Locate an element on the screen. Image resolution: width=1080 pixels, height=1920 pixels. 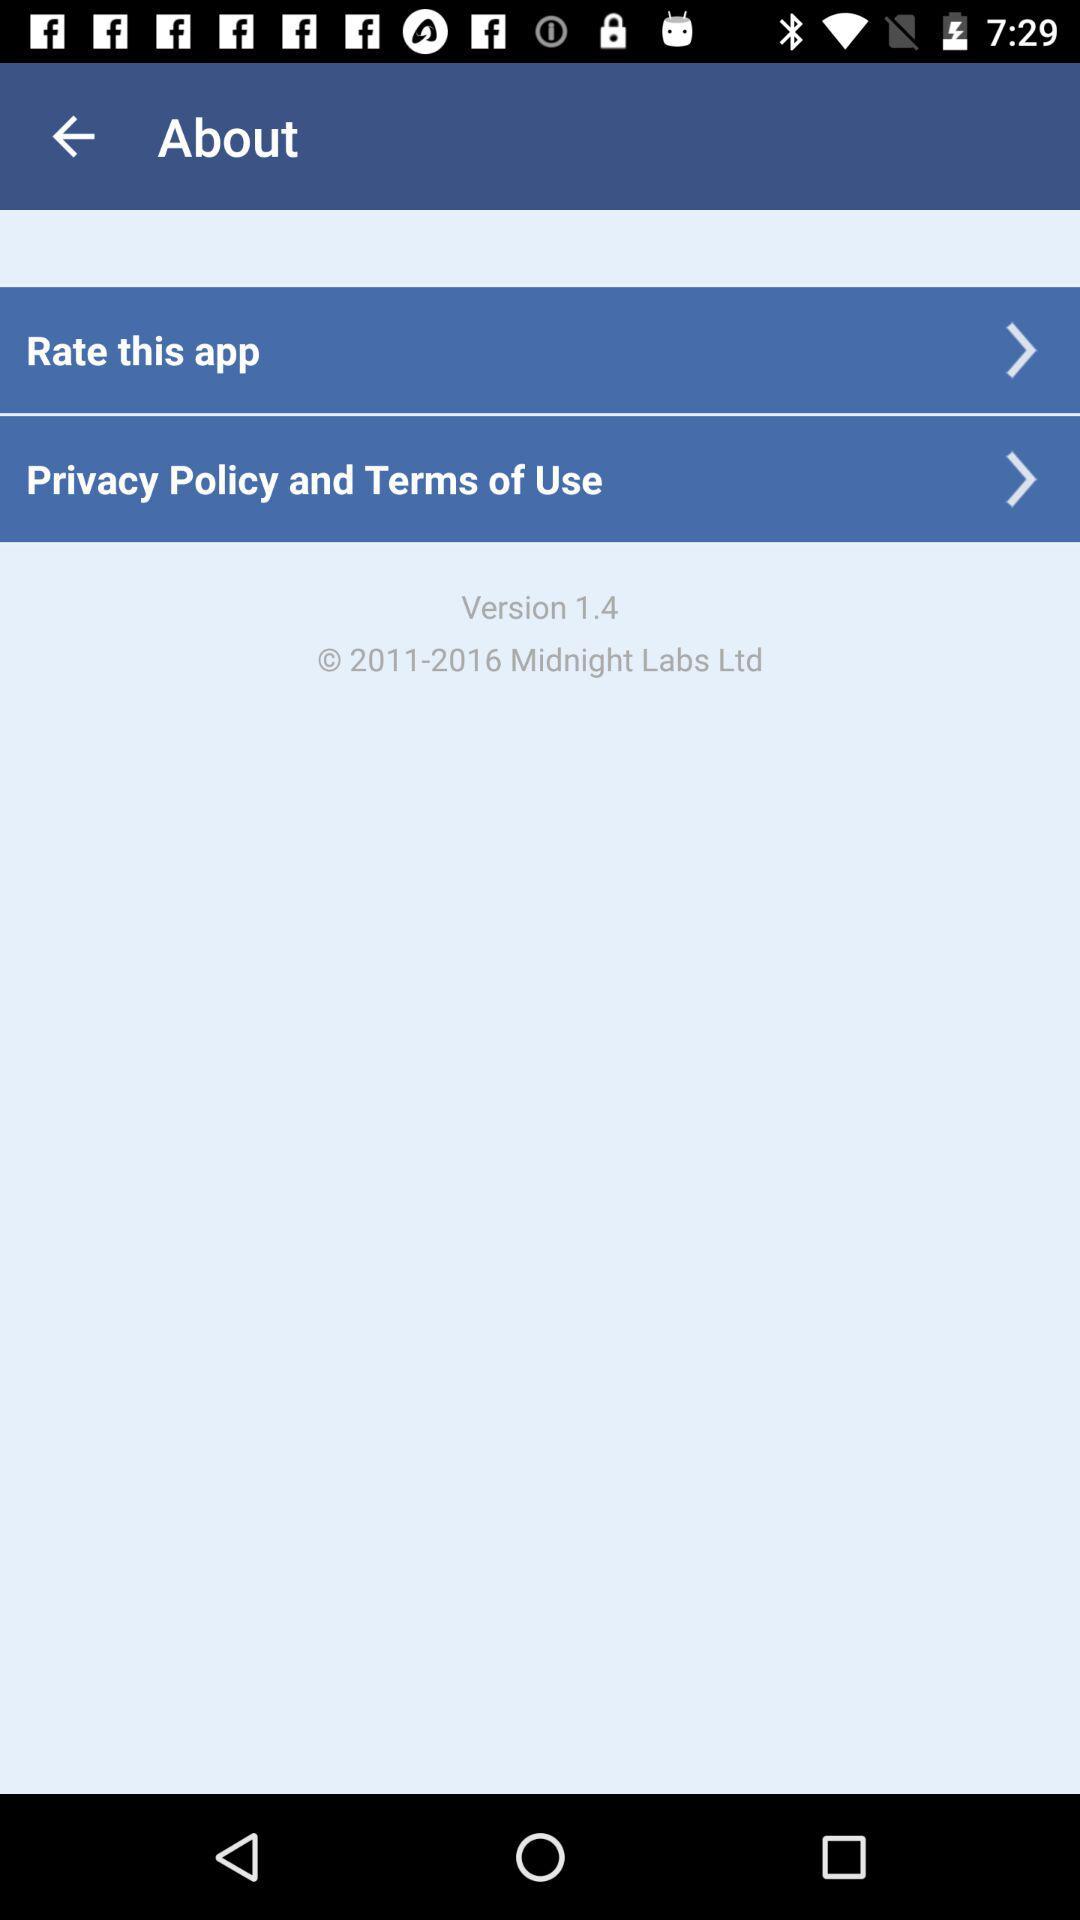
the icon below the rate this app item is located at coordinates (314, 477).